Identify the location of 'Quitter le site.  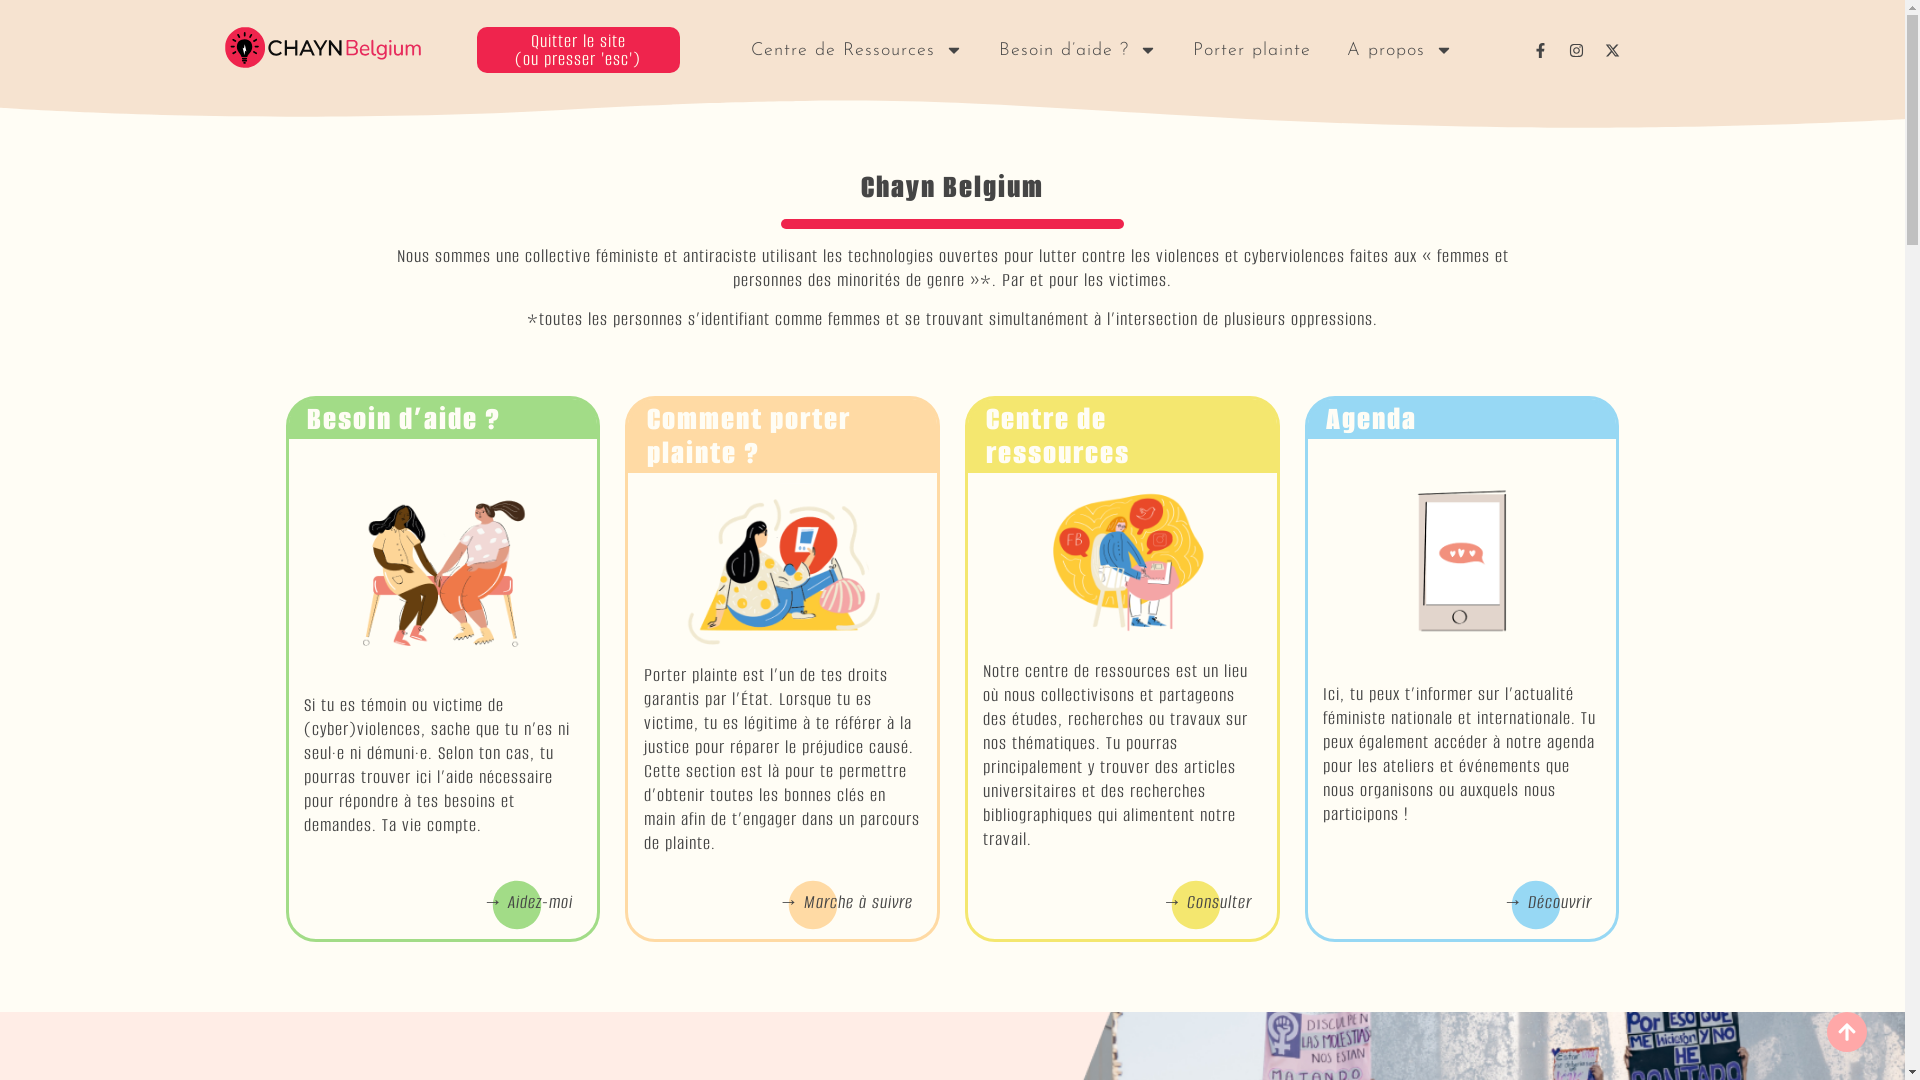
(576, 49).